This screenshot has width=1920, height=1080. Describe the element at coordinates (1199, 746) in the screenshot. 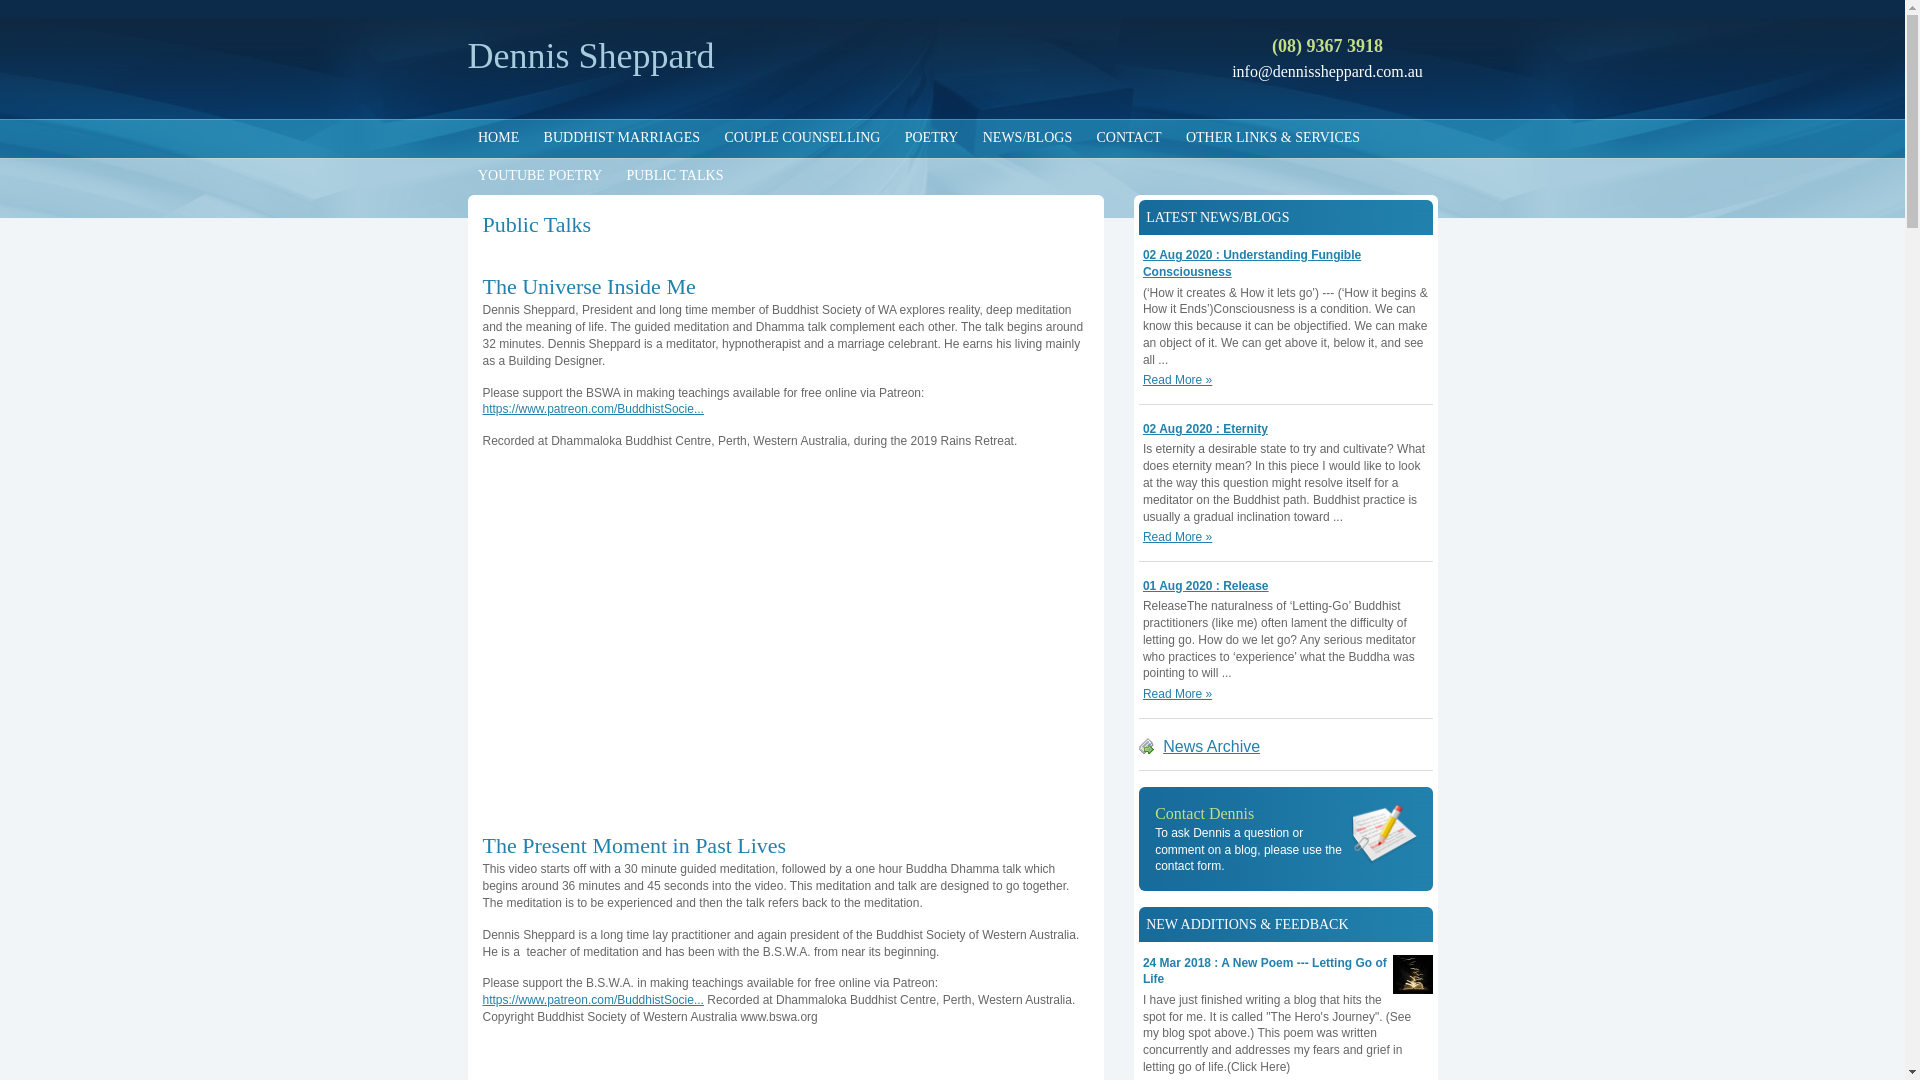

I see `'News Archive'` at that location.